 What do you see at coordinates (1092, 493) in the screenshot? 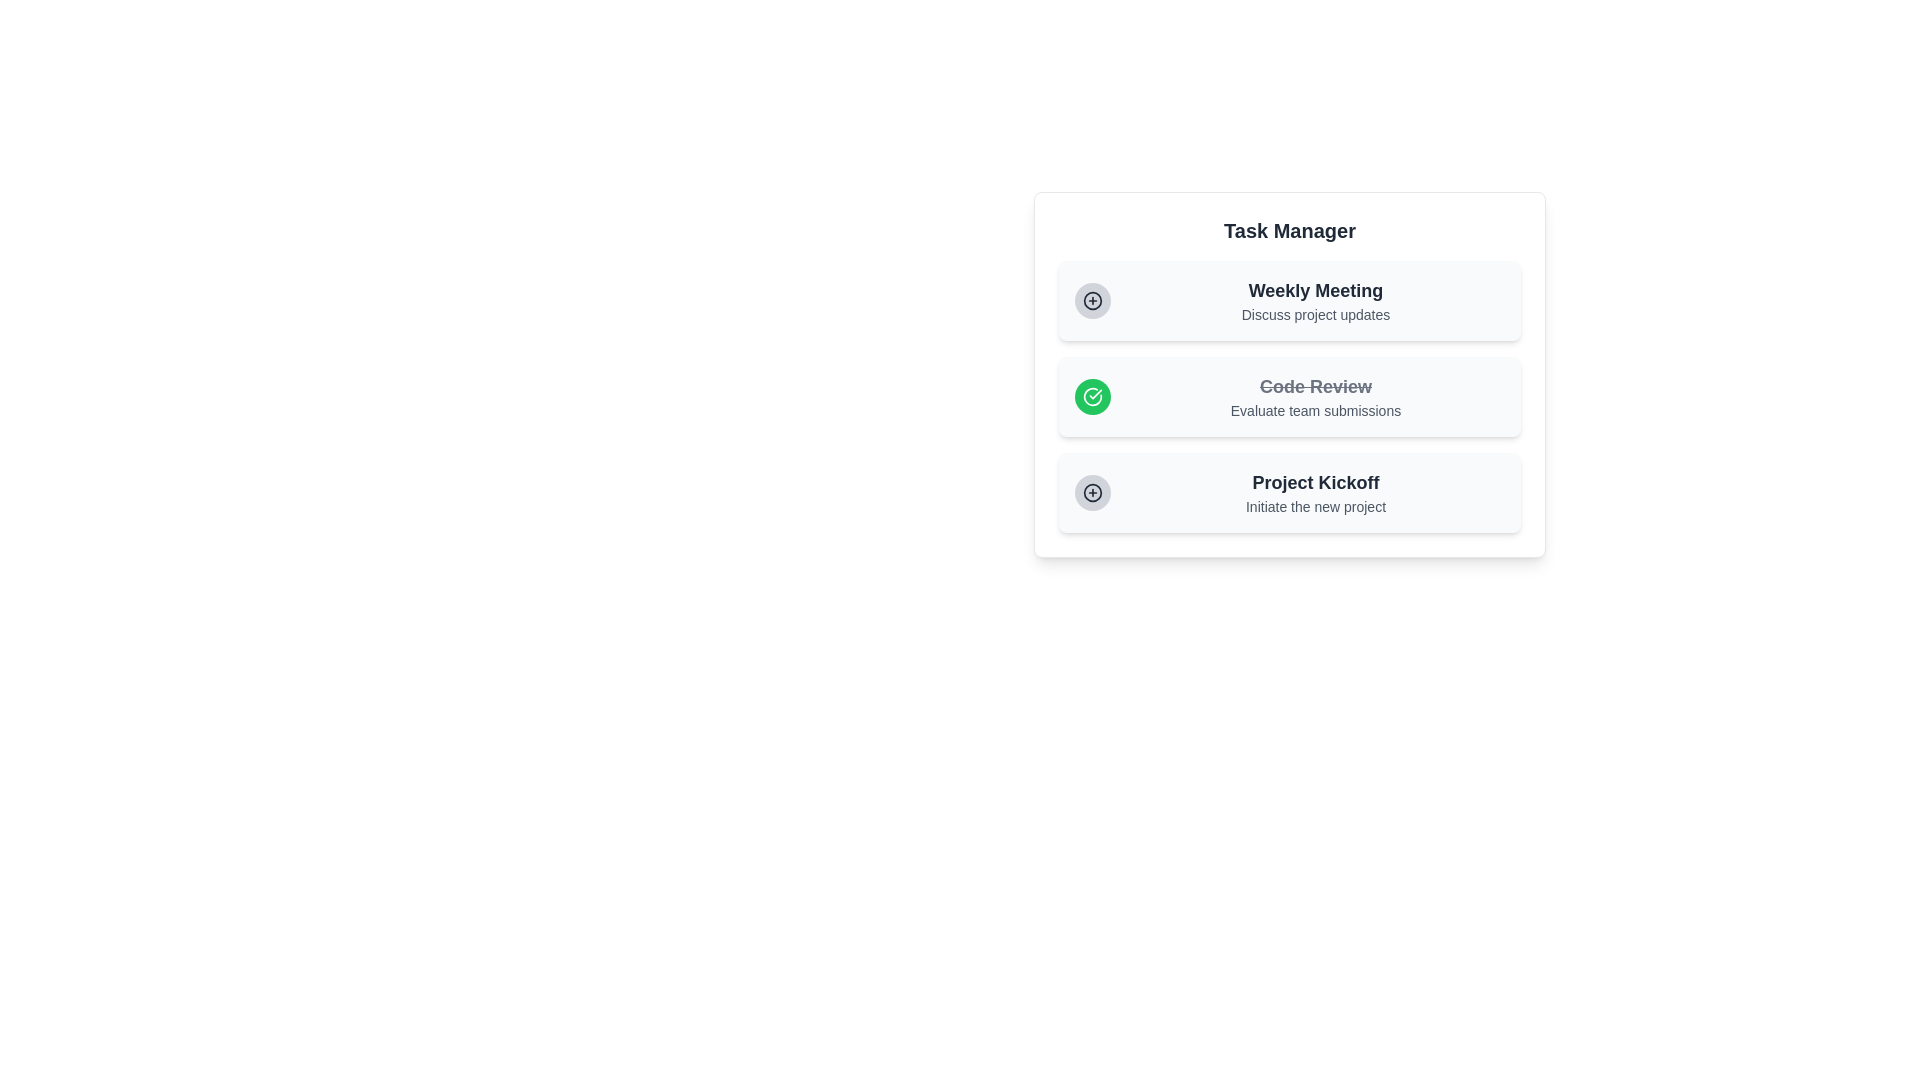
I see `the circular gray button with a plus icon located in the top-left corner of the 'Project Kickoff' card` at bounding box center [1092, 493].